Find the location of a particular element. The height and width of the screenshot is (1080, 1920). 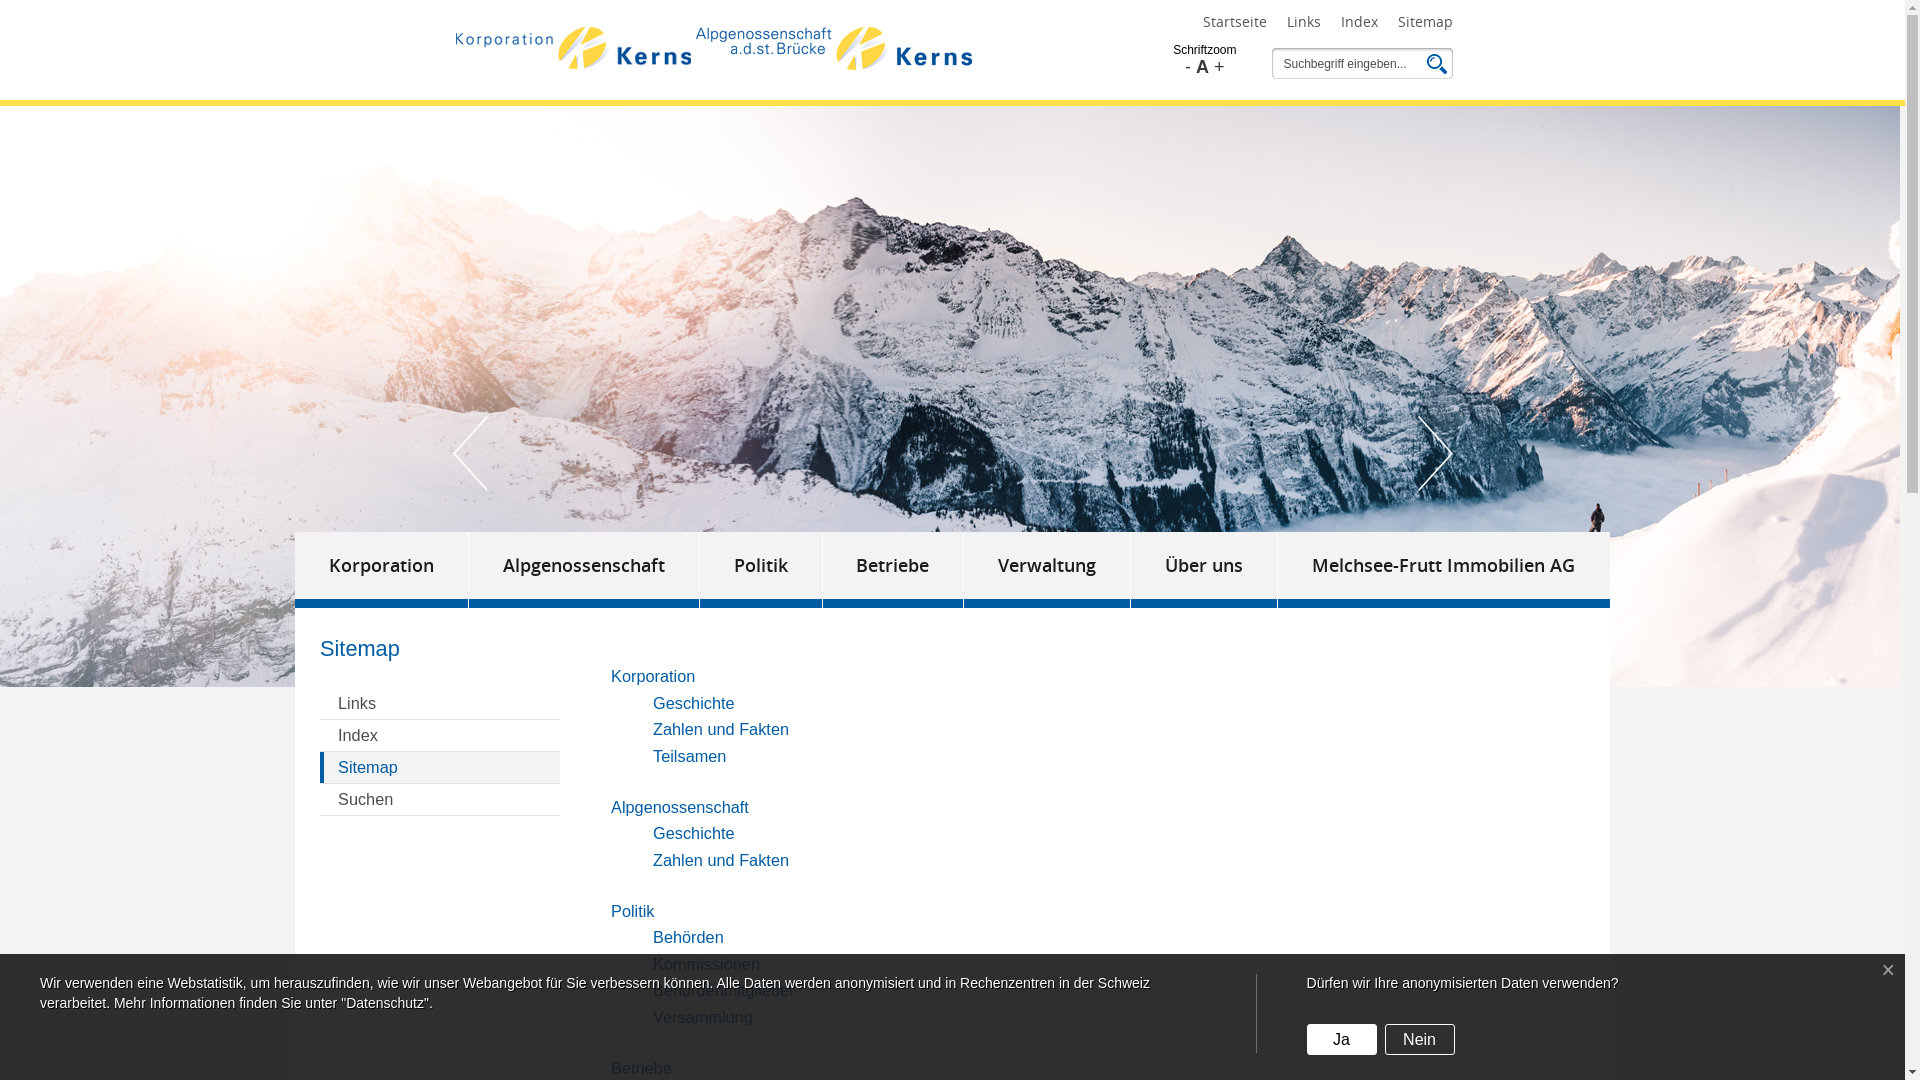

'Korporation' is located at coordinates (652, 675).